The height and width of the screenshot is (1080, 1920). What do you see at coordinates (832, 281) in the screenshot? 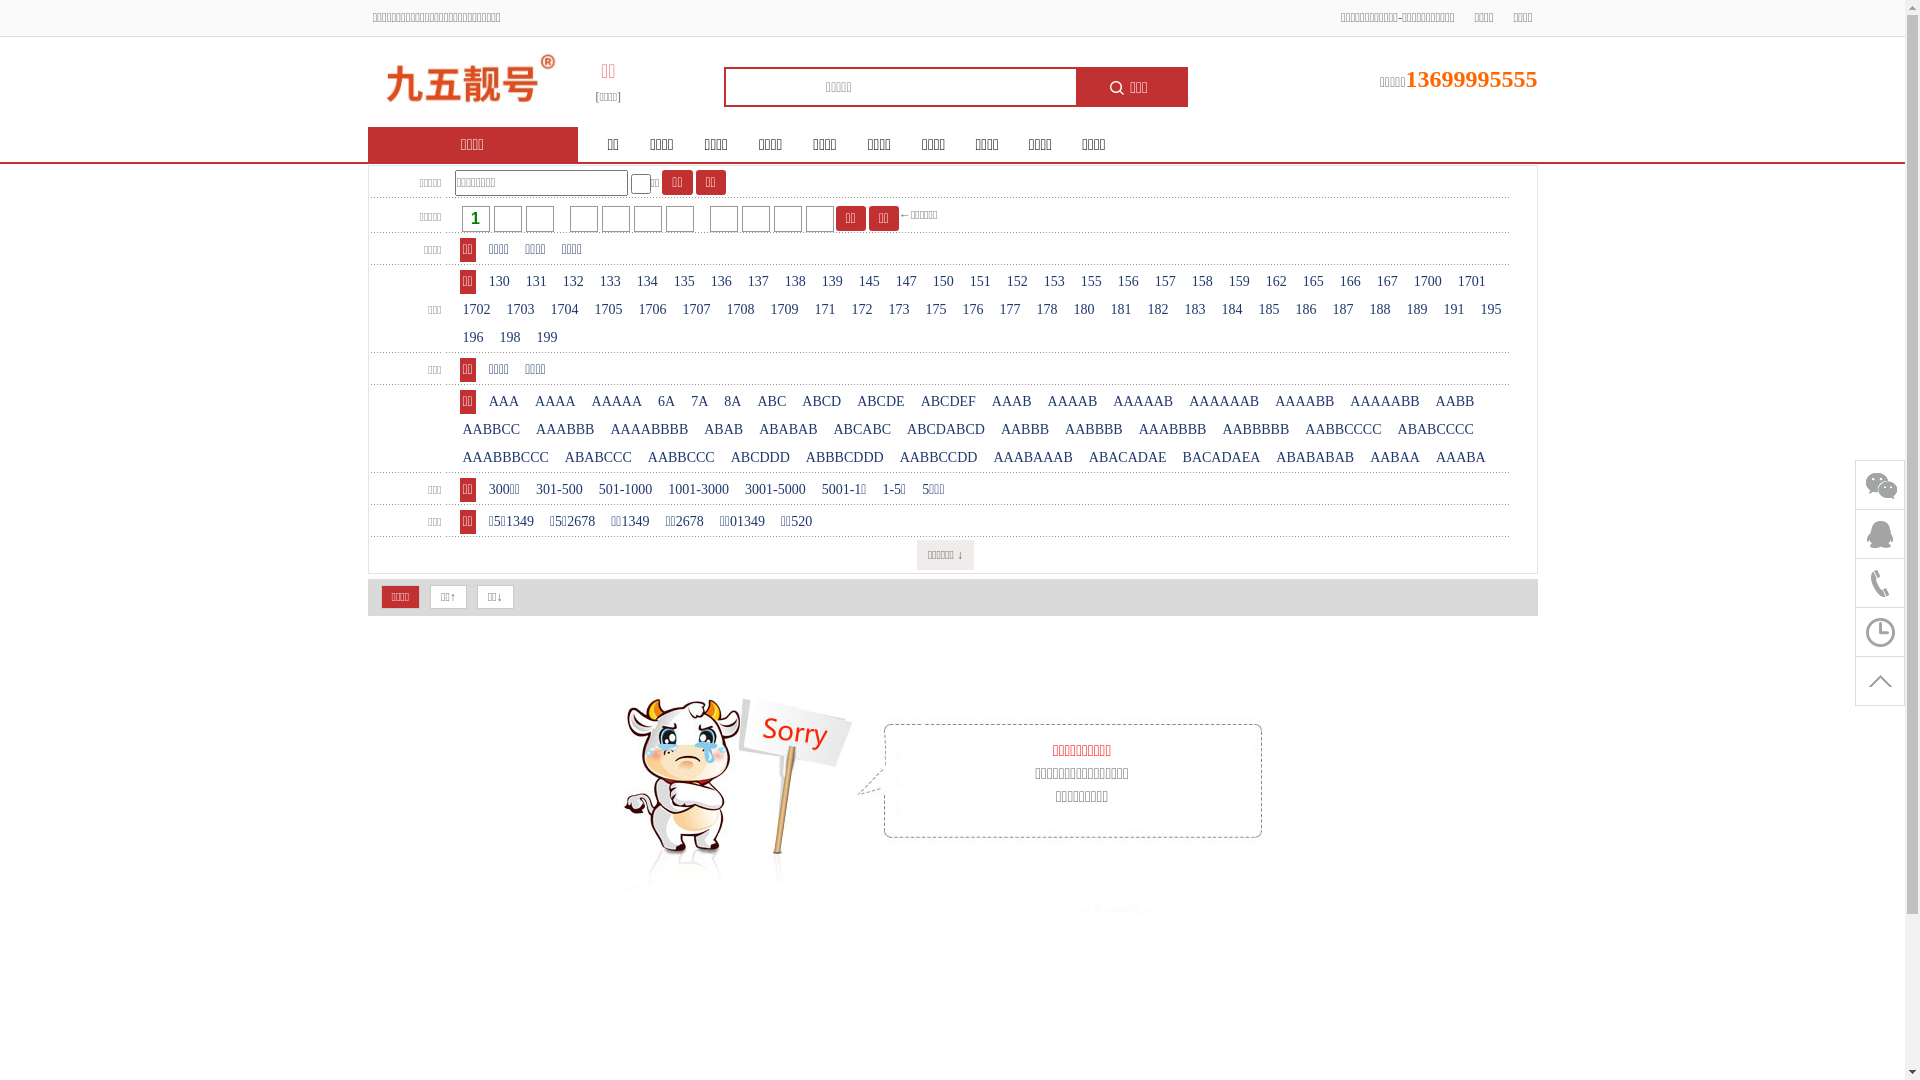
I see `'139'` at bounding box center [832, 281].